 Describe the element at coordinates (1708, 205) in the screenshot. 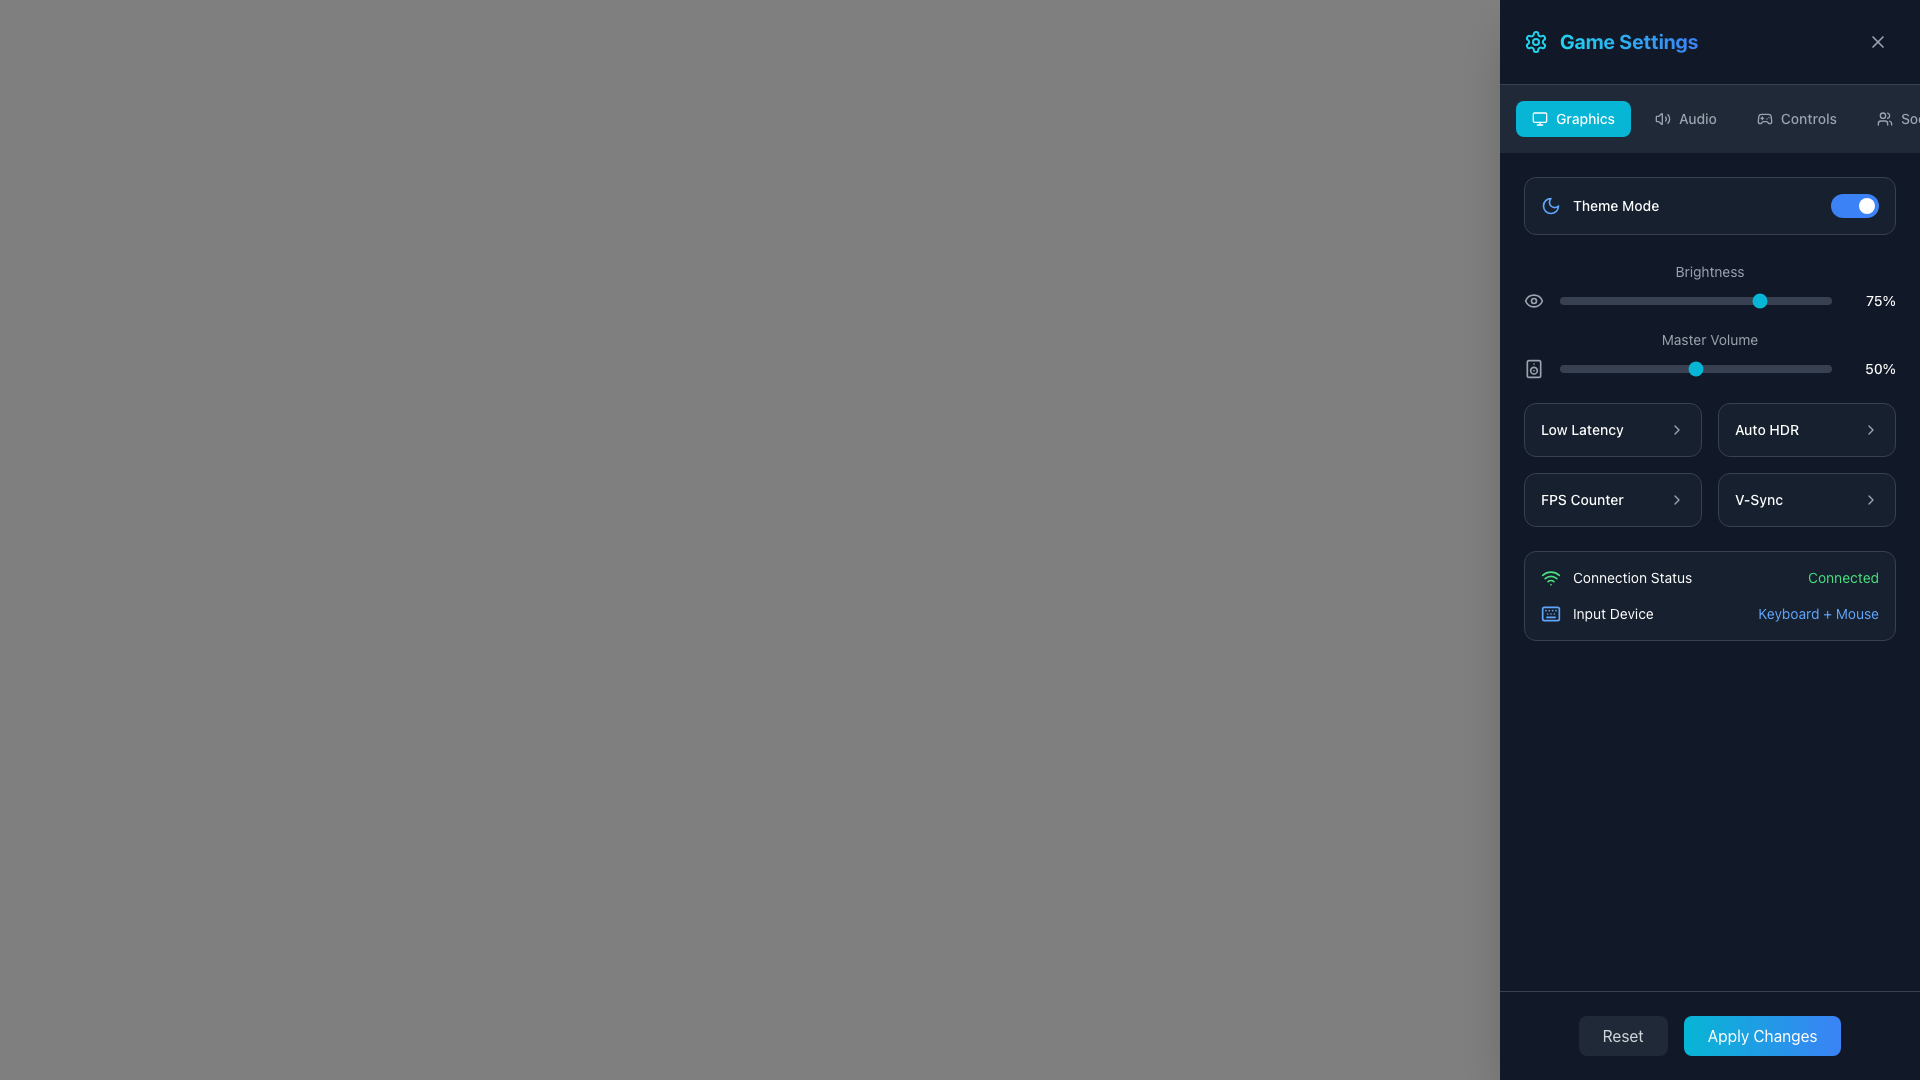

I see `the toggle switch for the theme mode located under the 'Graphics' tab in the vertical settings list to change its state` at that location.